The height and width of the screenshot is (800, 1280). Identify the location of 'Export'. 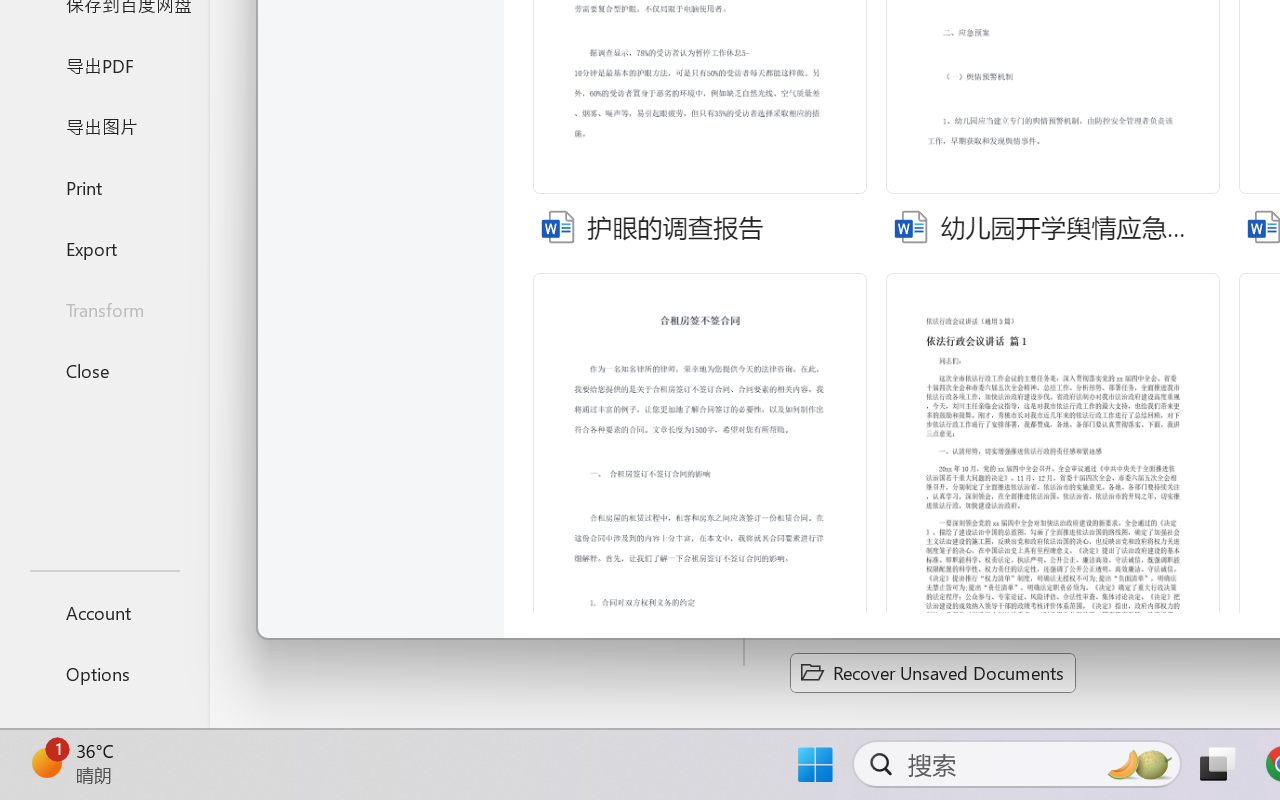
(103, 247).